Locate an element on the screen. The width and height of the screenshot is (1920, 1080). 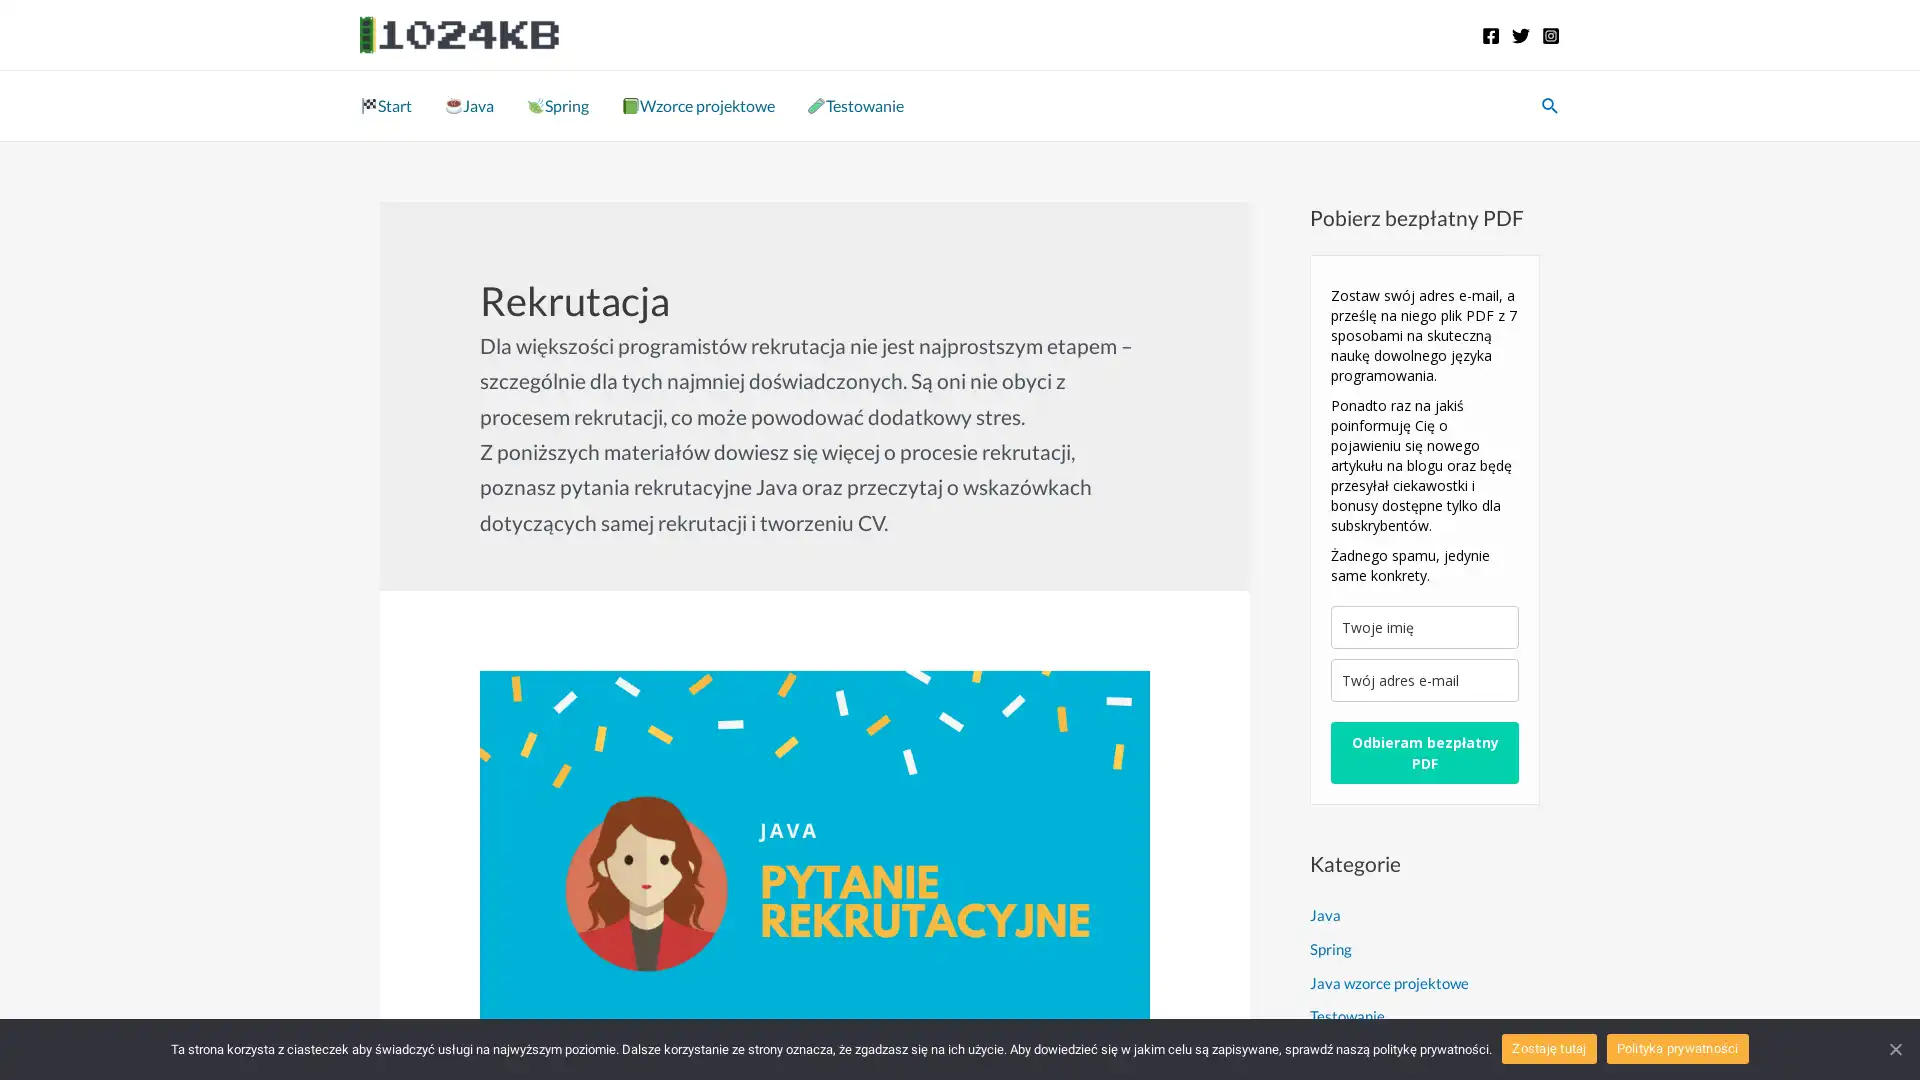
Odbieram bezpatny PDF is located at coordinates (1424, 752).